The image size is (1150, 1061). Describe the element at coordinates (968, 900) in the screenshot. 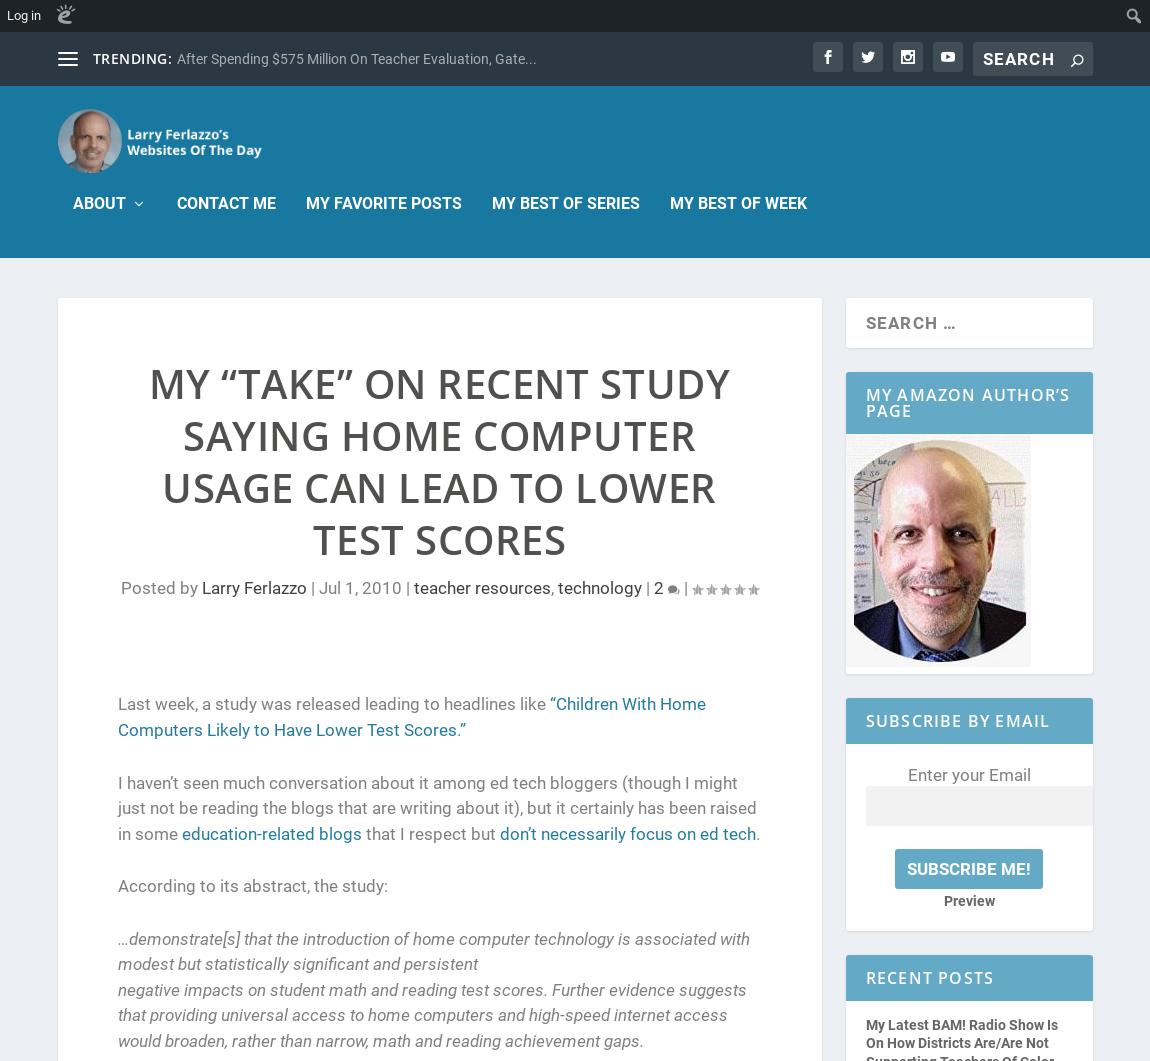

I see `'Preview'` at that location.